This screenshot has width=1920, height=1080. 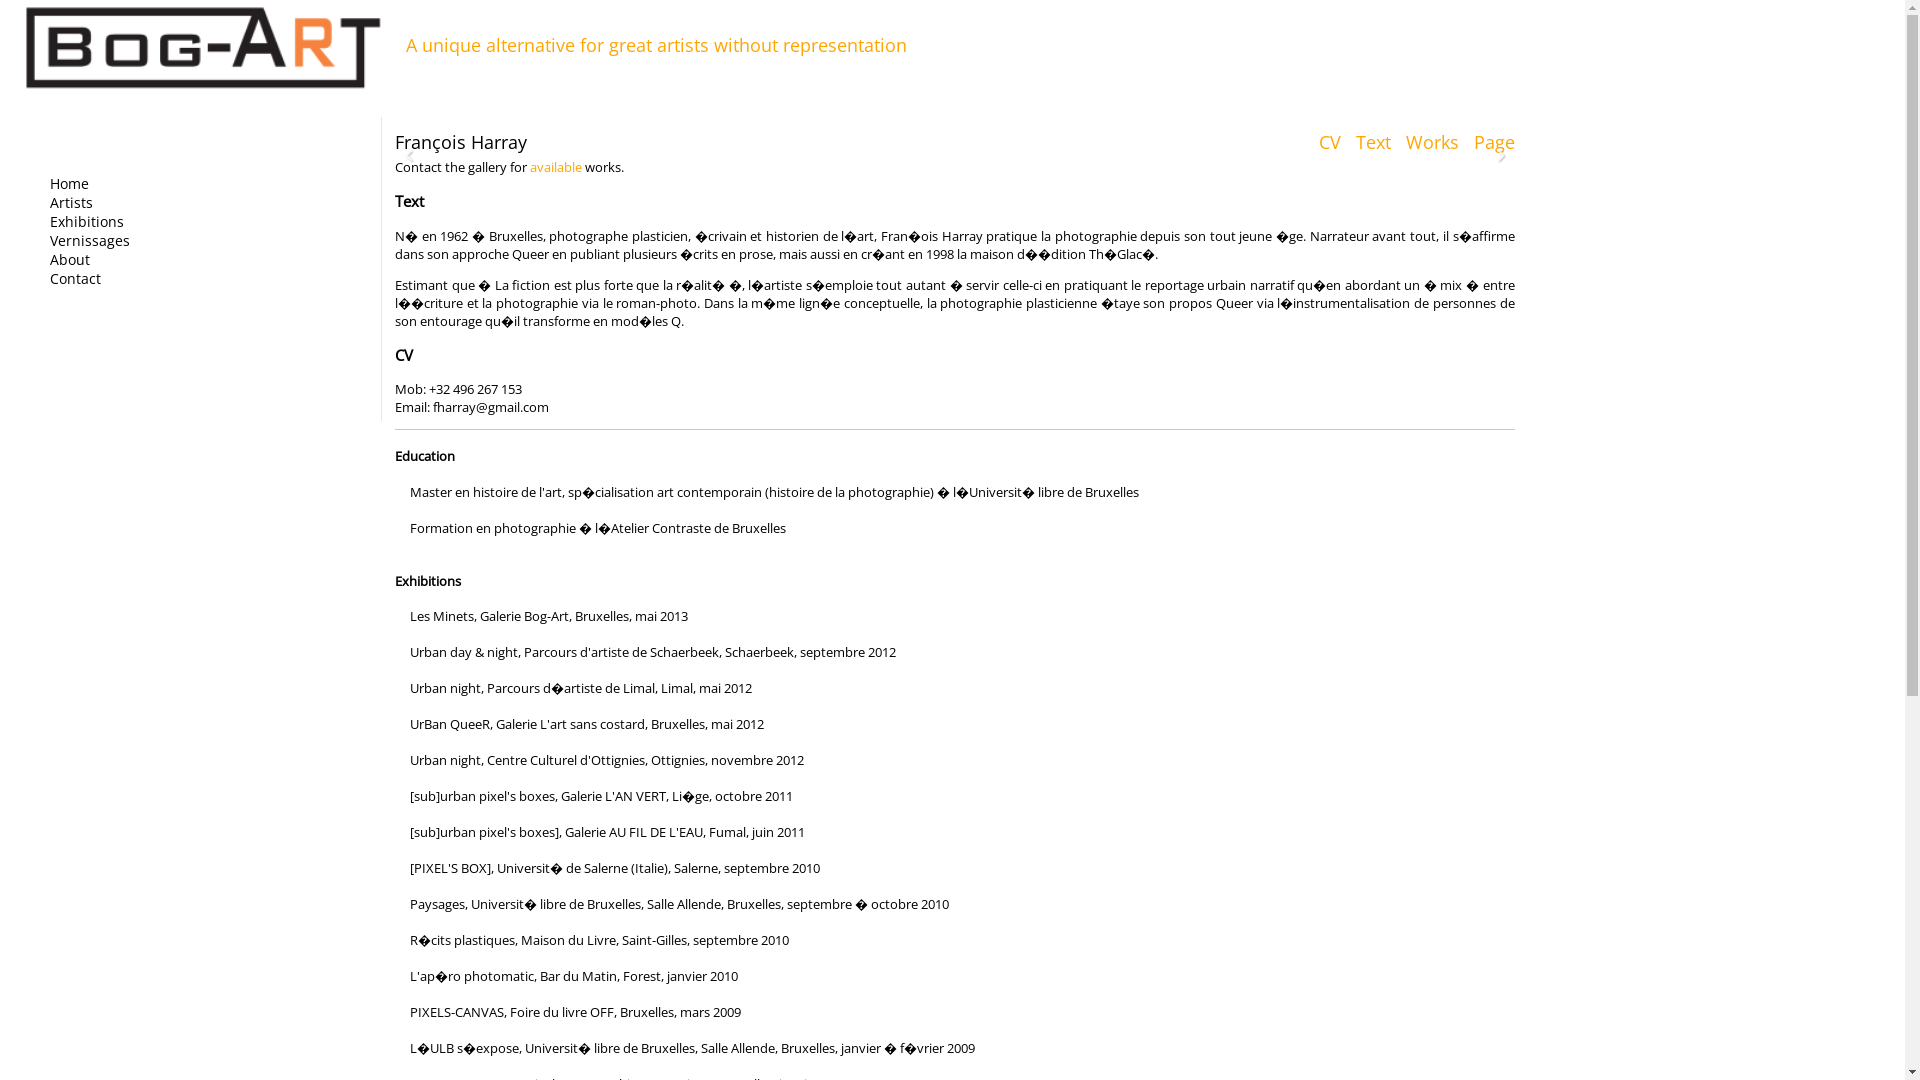 I want to click on '   Vernissages', so click(x=82, y=239).